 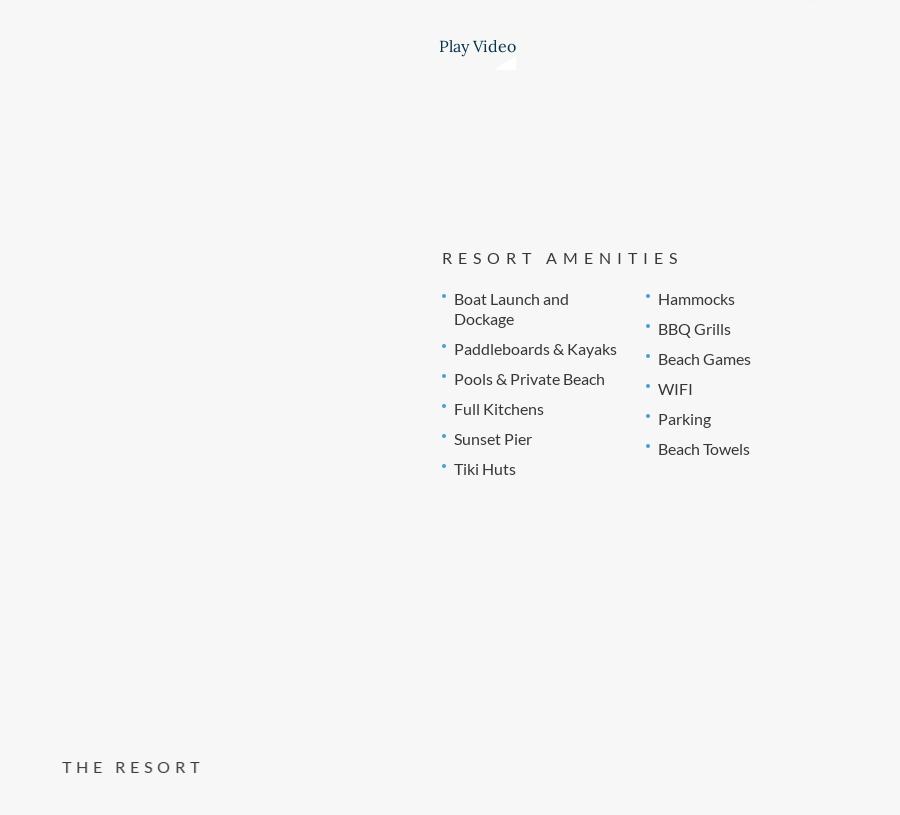 I want to click on 'Full Kitchens', so click(x=496, y=406).